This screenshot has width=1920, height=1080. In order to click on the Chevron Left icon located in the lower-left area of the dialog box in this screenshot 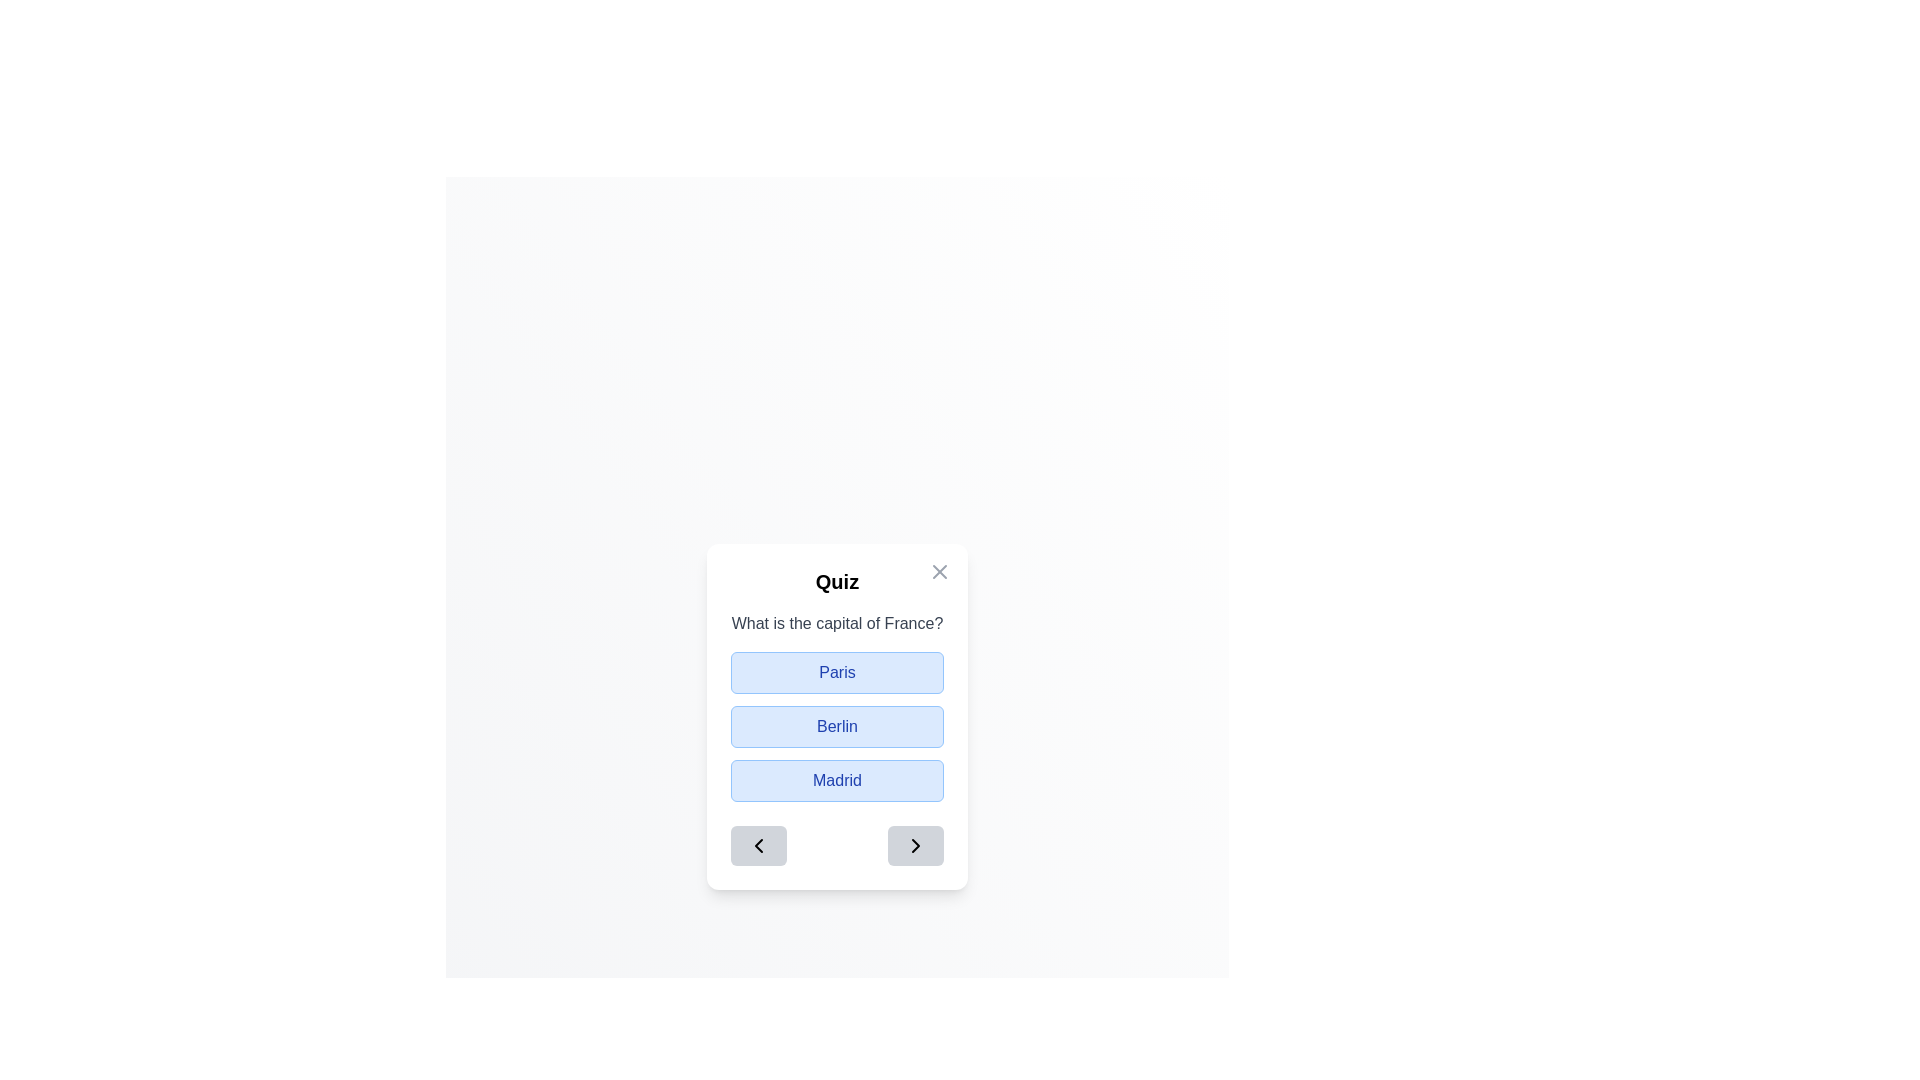, I will do `click(757, 845)`.